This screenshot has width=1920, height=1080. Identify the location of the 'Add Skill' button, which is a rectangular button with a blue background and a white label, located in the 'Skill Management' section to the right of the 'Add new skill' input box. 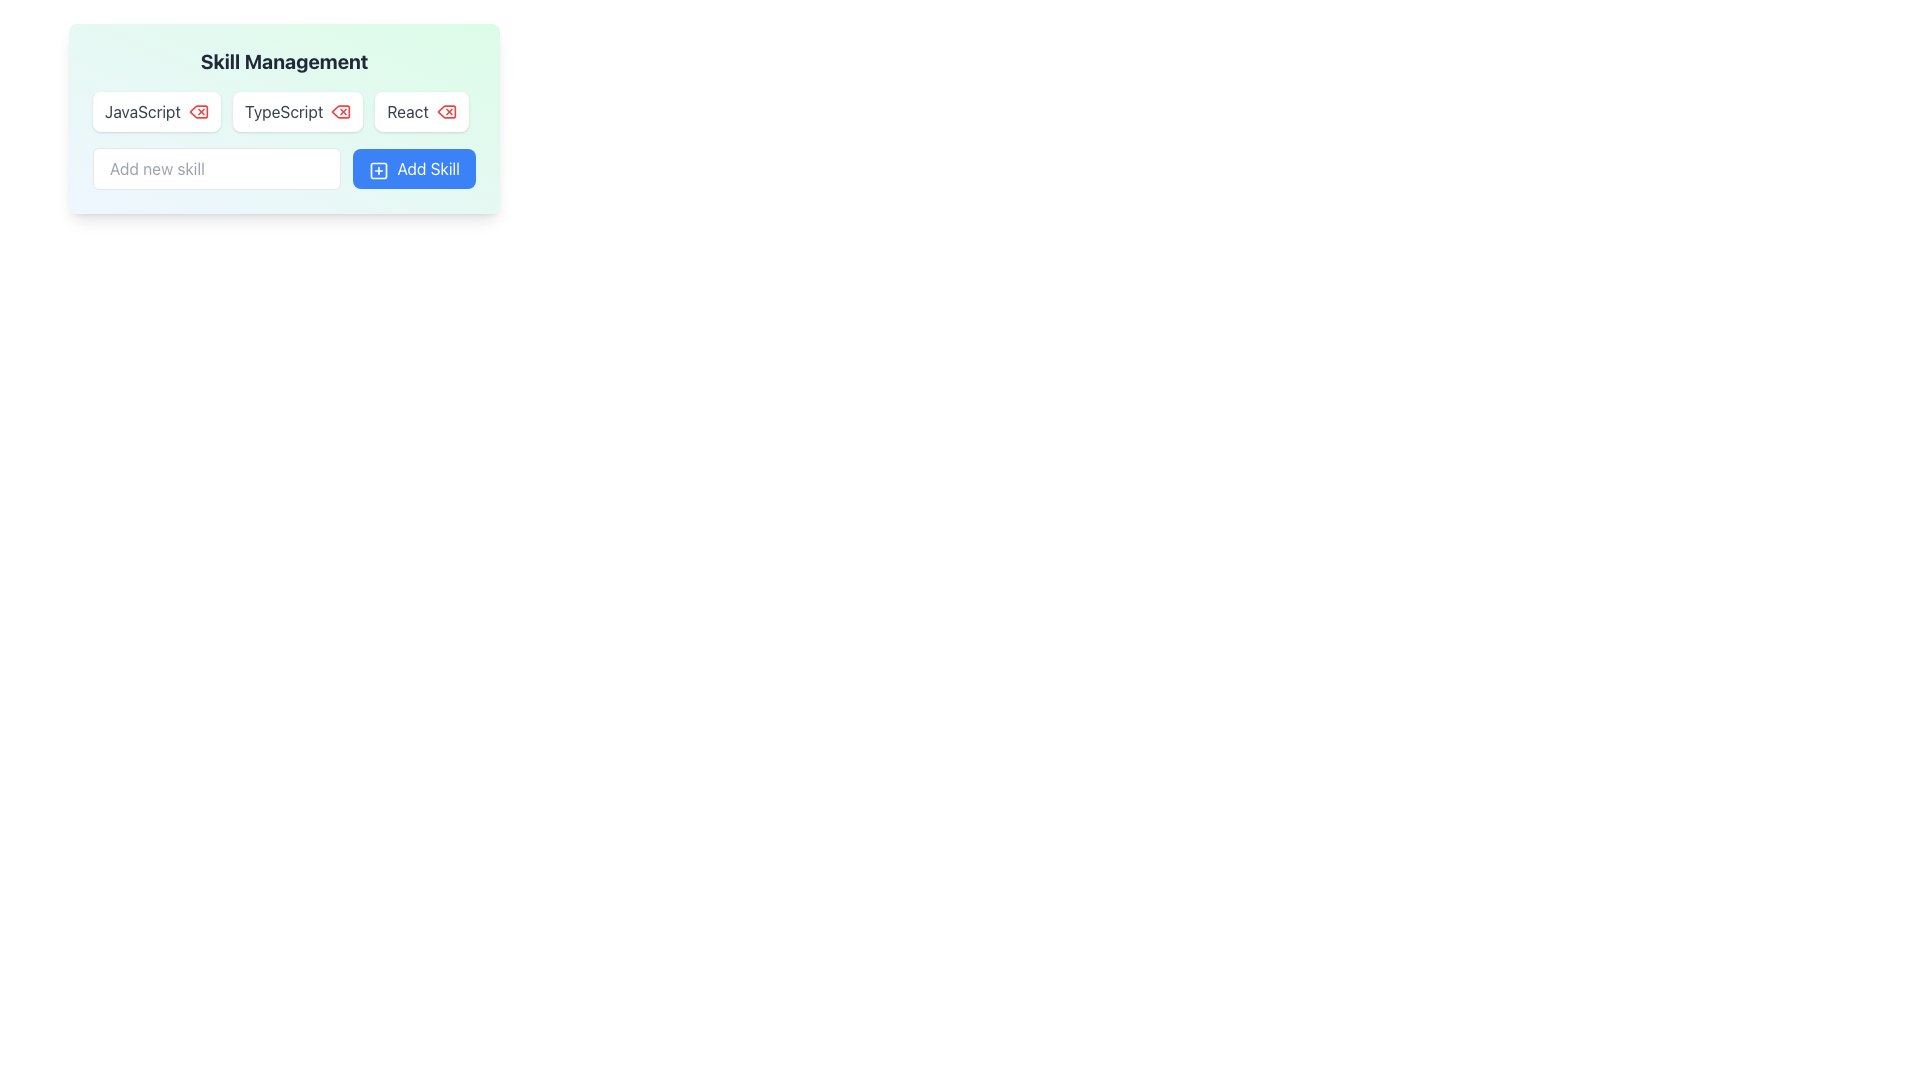
(413, 168).